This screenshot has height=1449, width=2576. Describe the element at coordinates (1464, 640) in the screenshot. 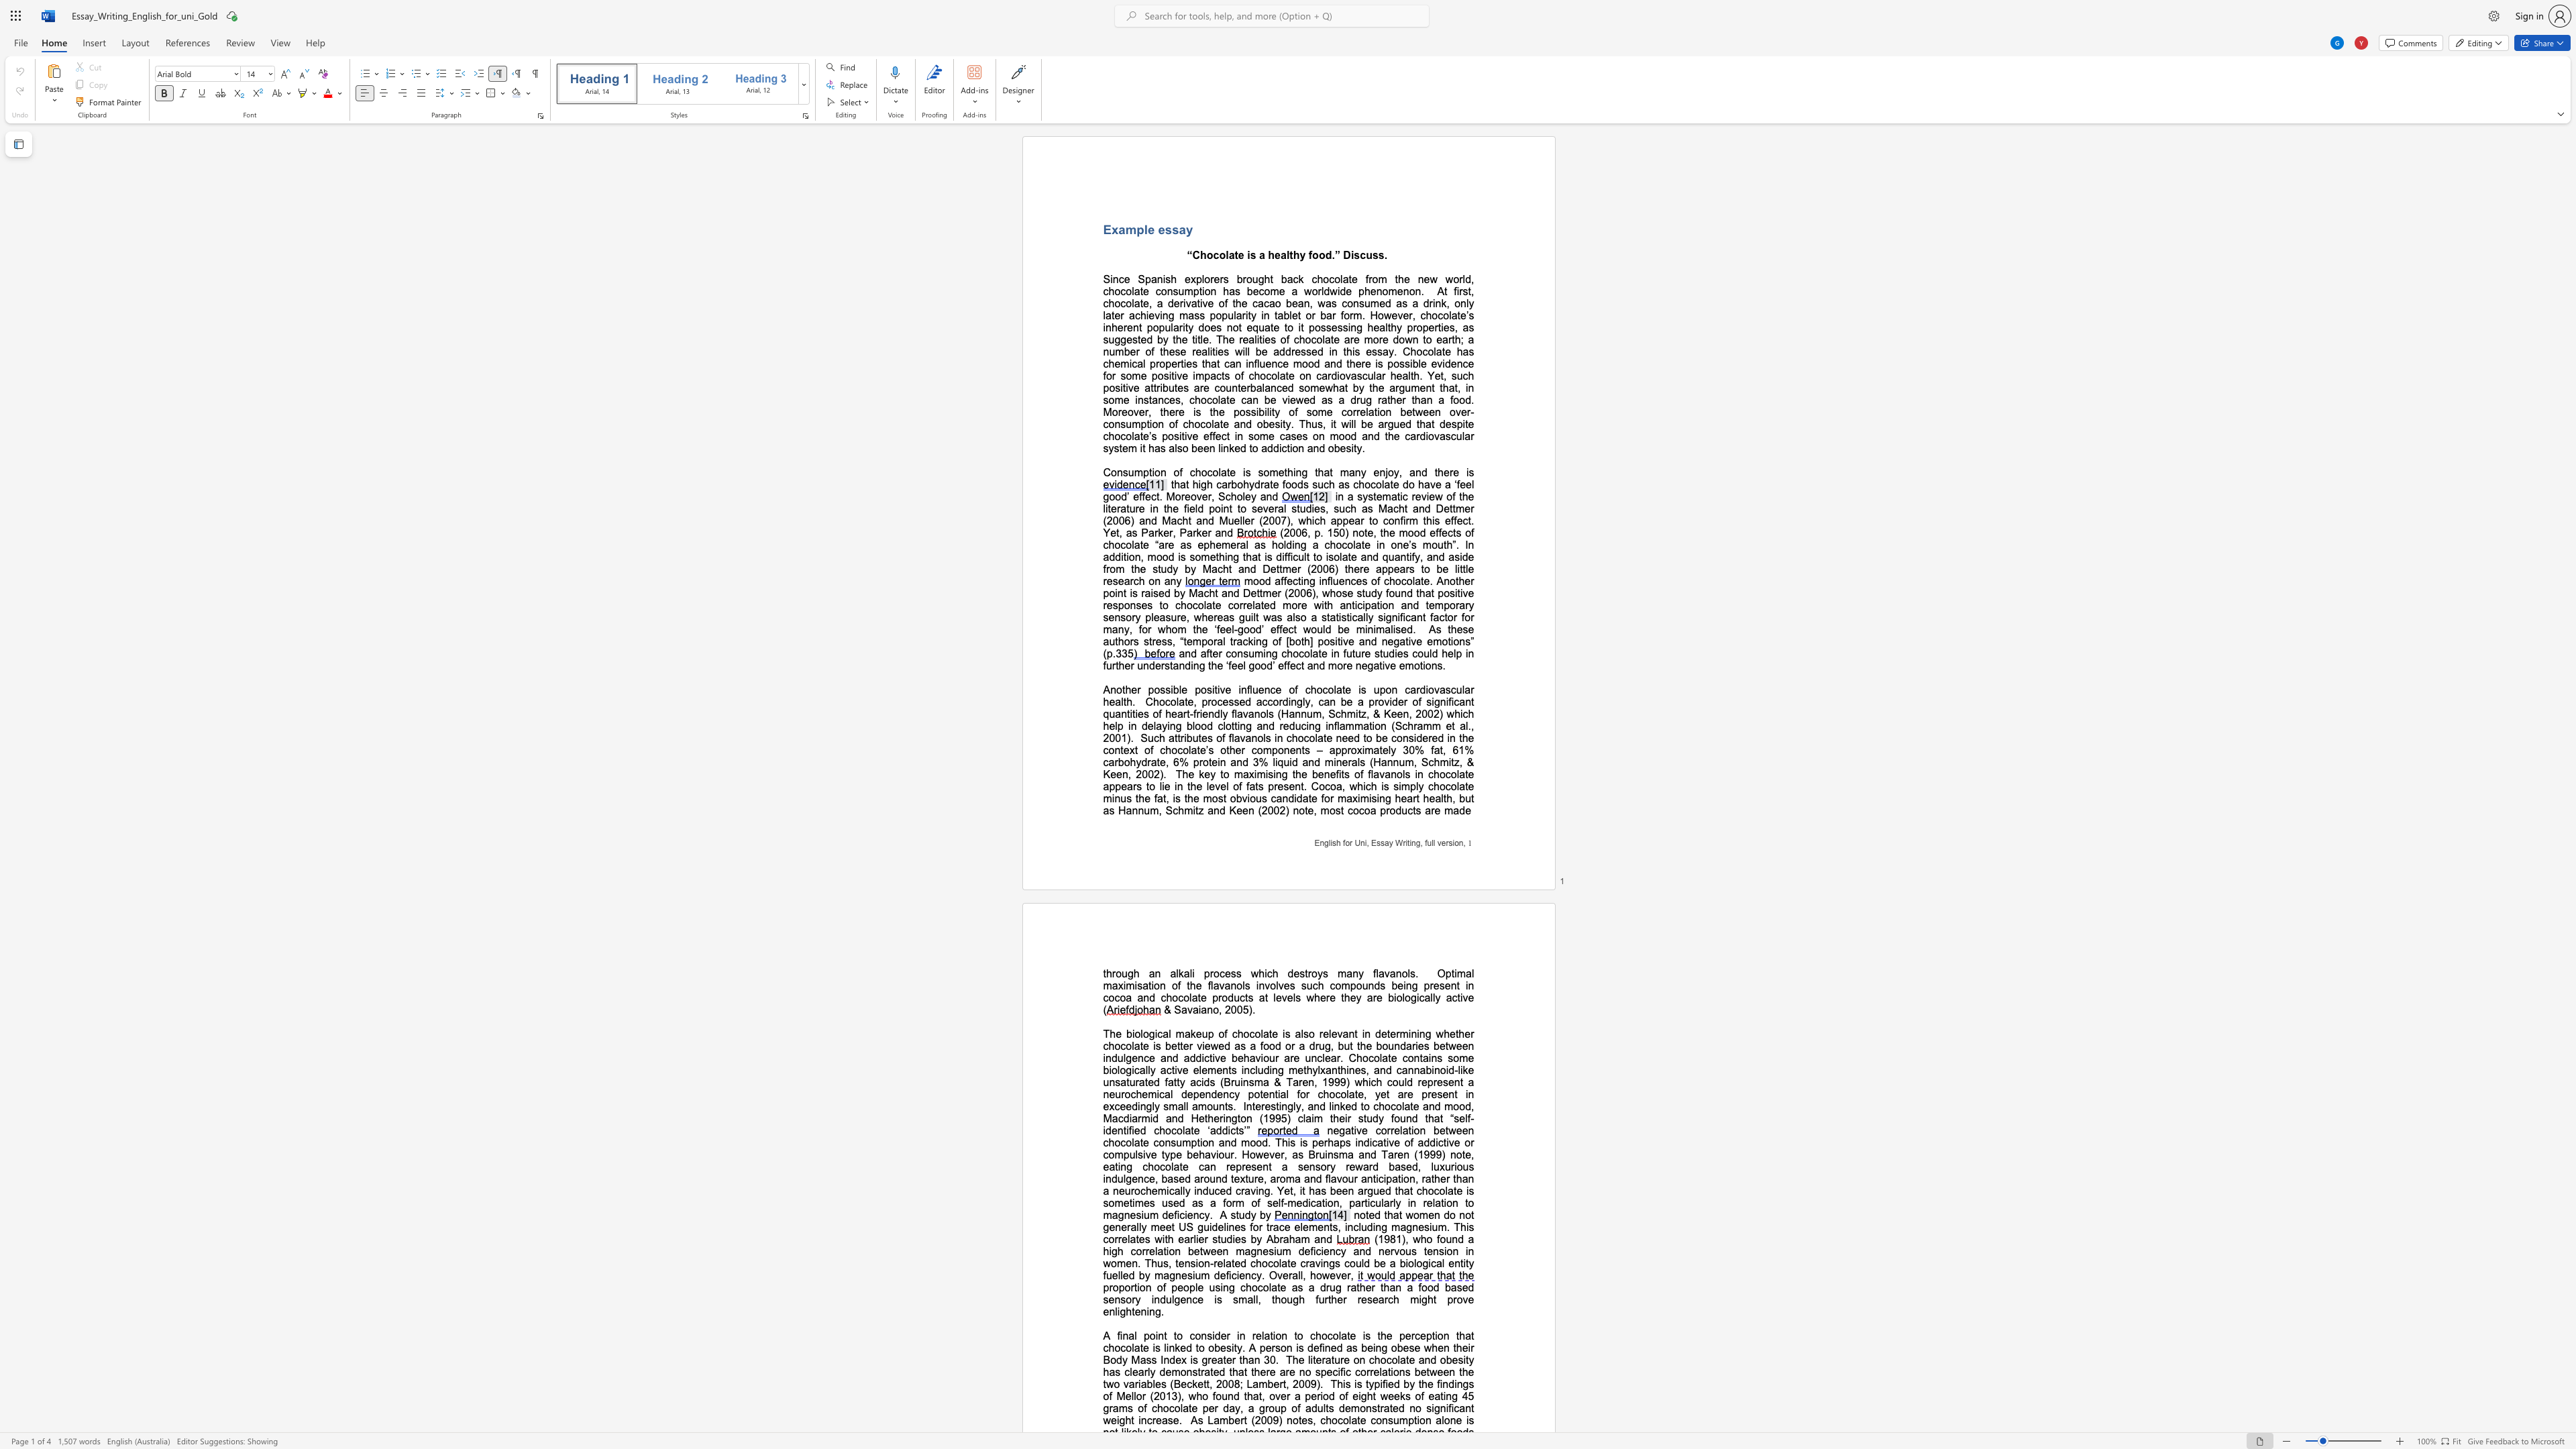

I see `the subset text "s” (p.33" within the text "As these authors stress, “temporal tracking of [both] positive and negative emotions” (p.335"` at that location.